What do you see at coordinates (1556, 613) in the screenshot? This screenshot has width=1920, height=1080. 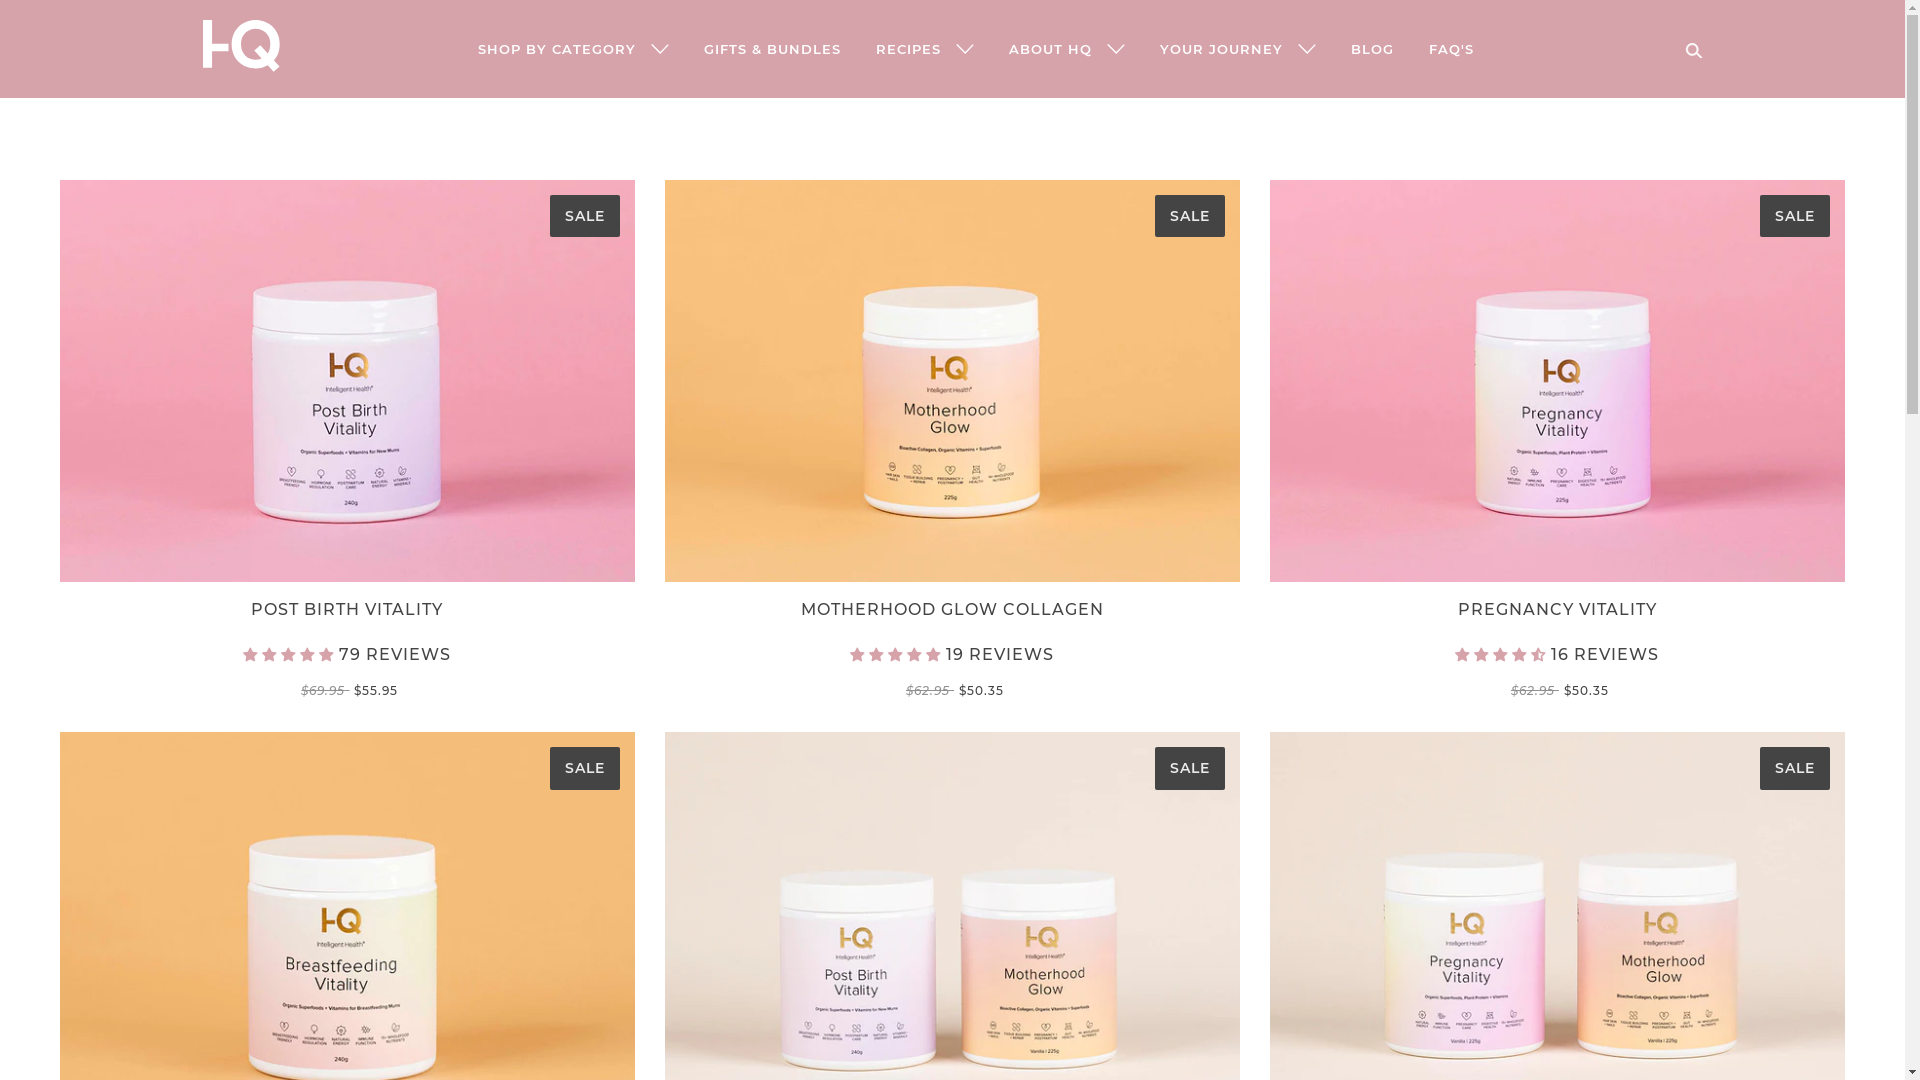 I see `'PREGNANCY VITALITY'` at bounding box center [1556, 613].